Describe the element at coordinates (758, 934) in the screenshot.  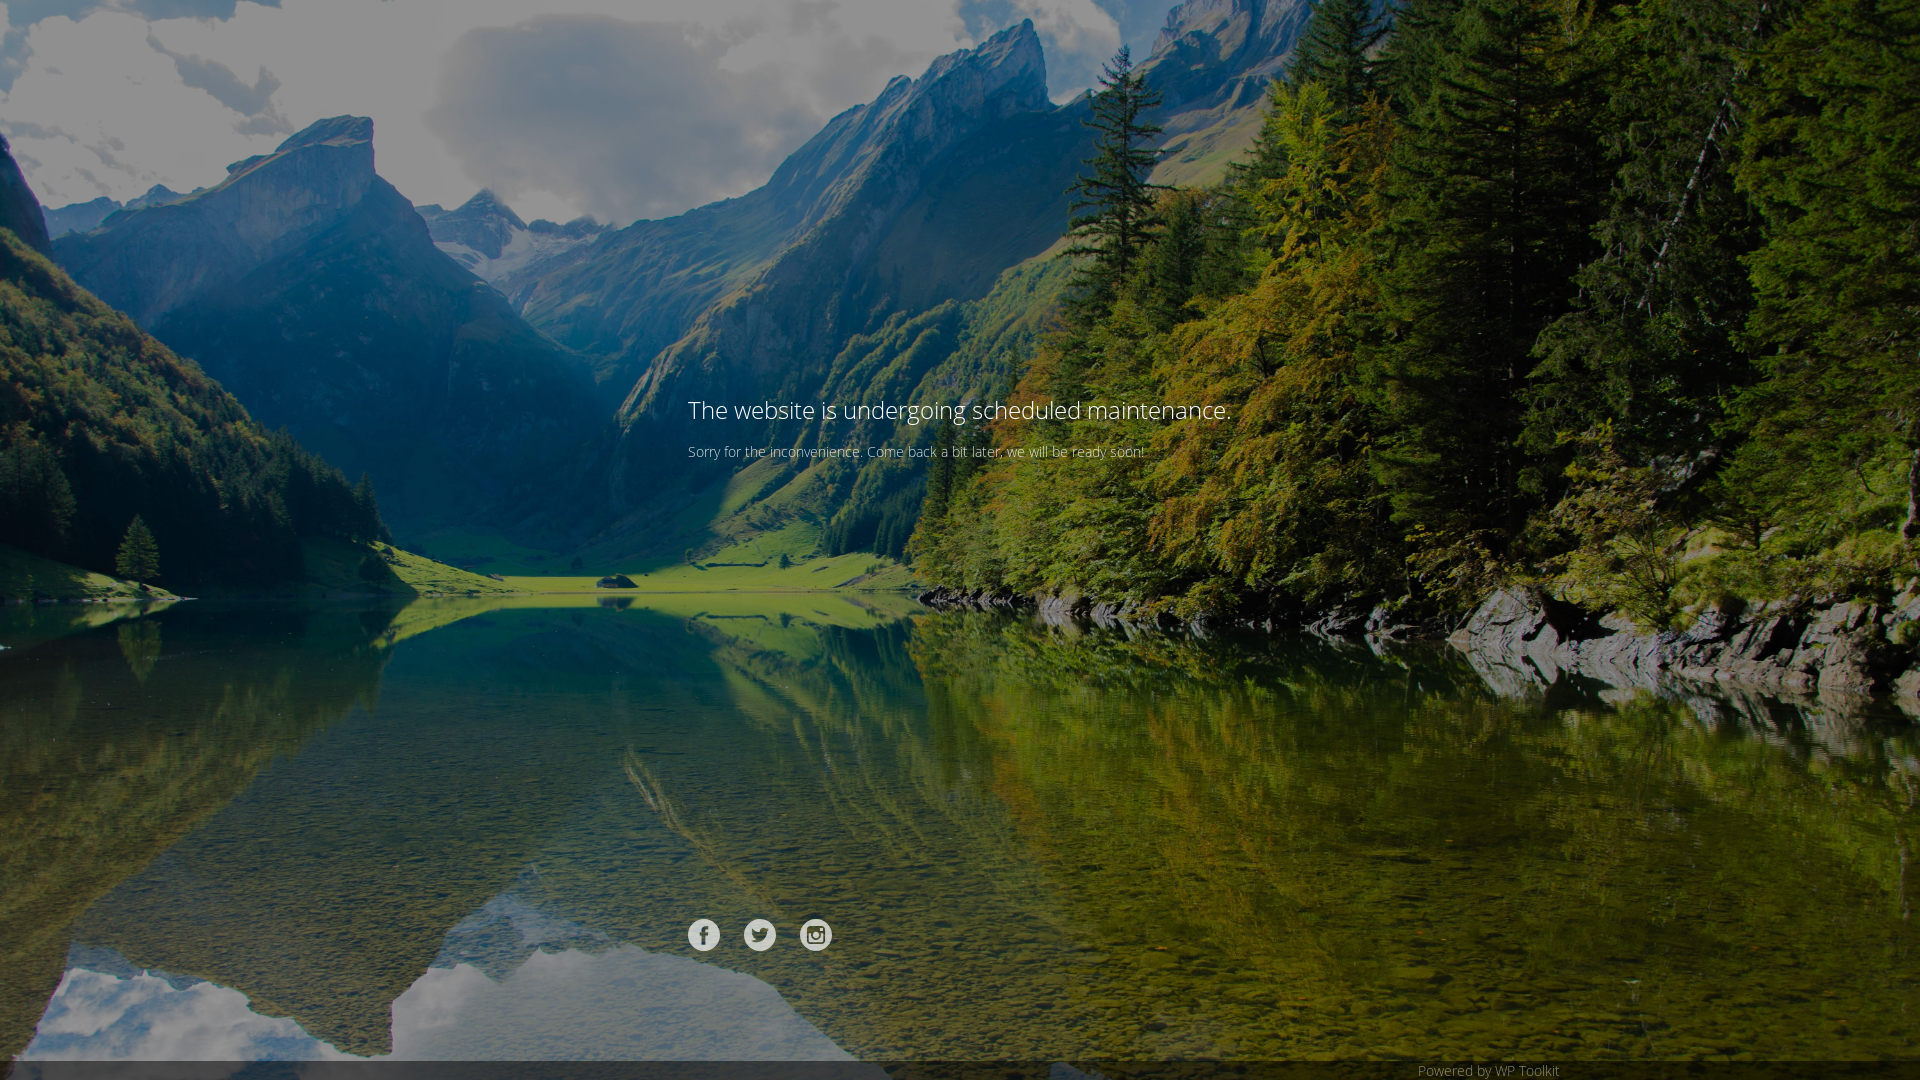
I see `'Twitter'` at that location.